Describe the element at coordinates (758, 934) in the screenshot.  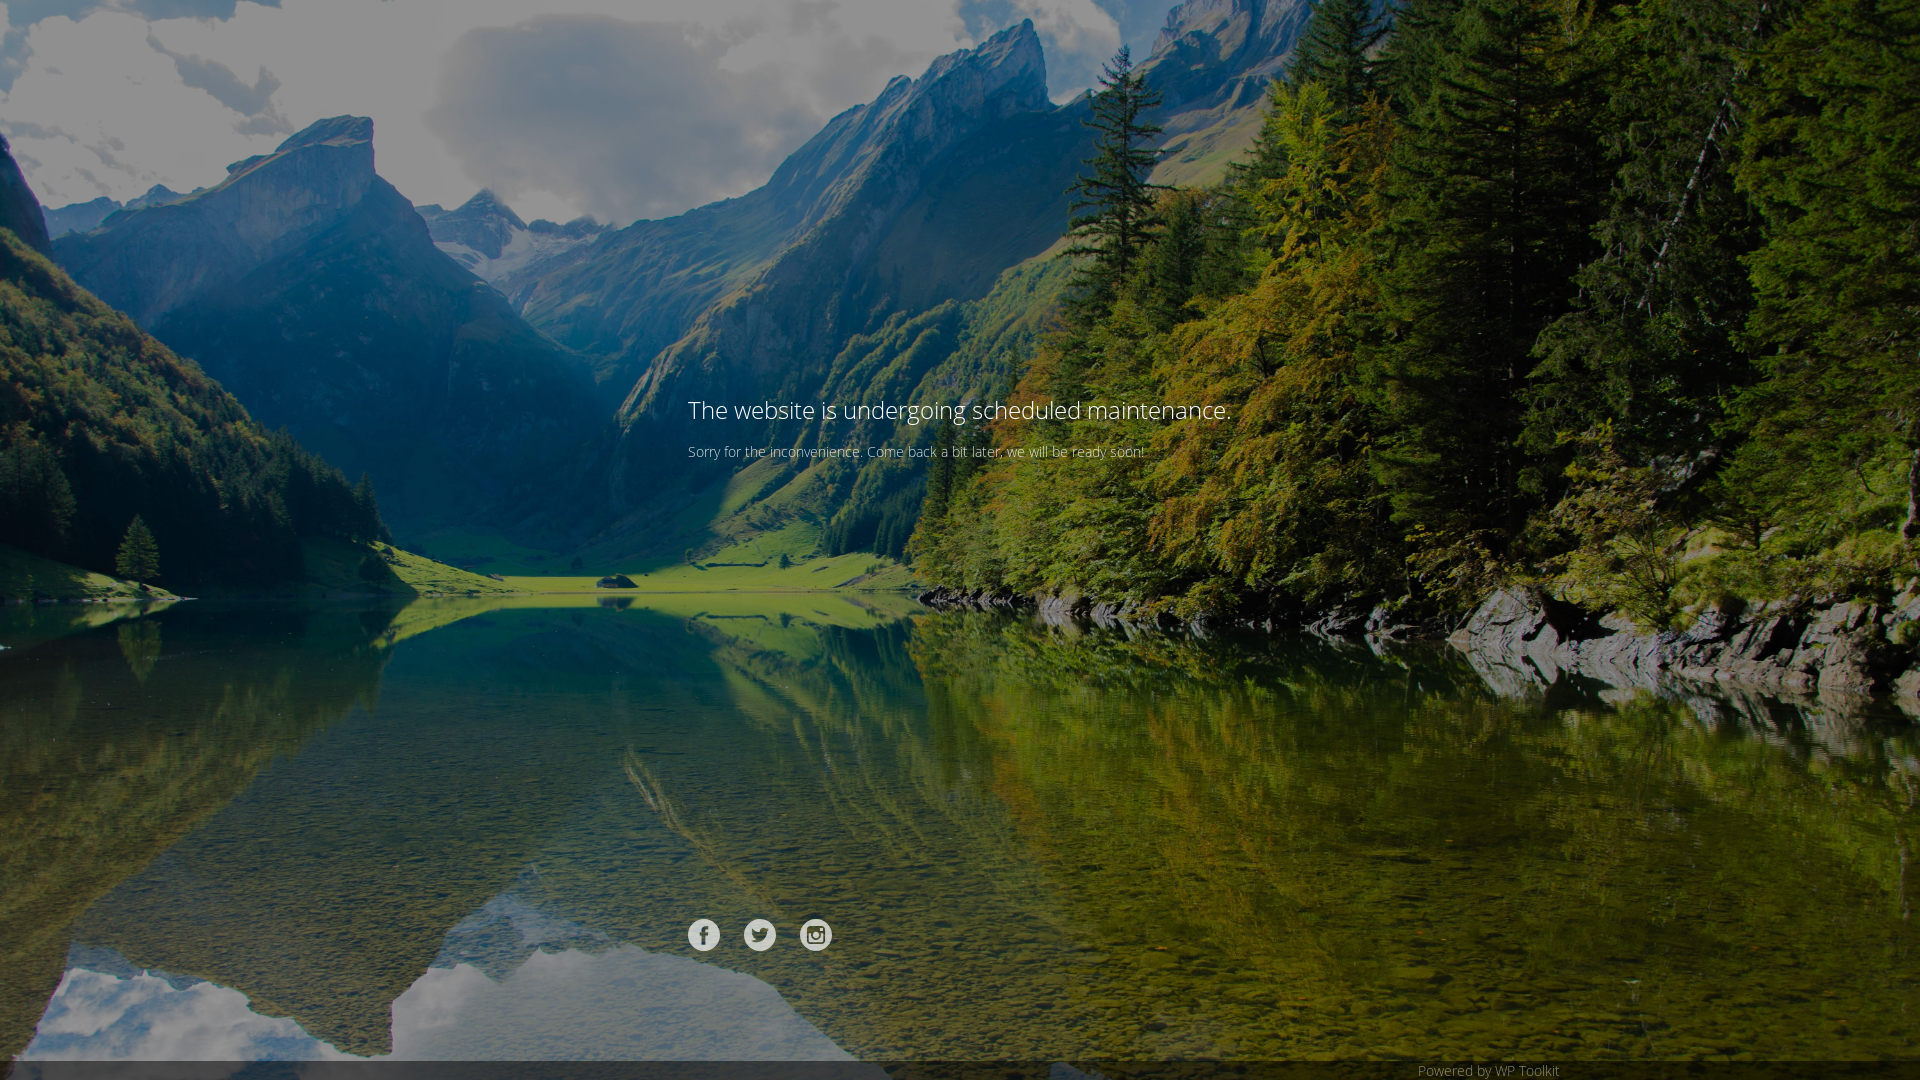
I see `'Twitter'` at that location.